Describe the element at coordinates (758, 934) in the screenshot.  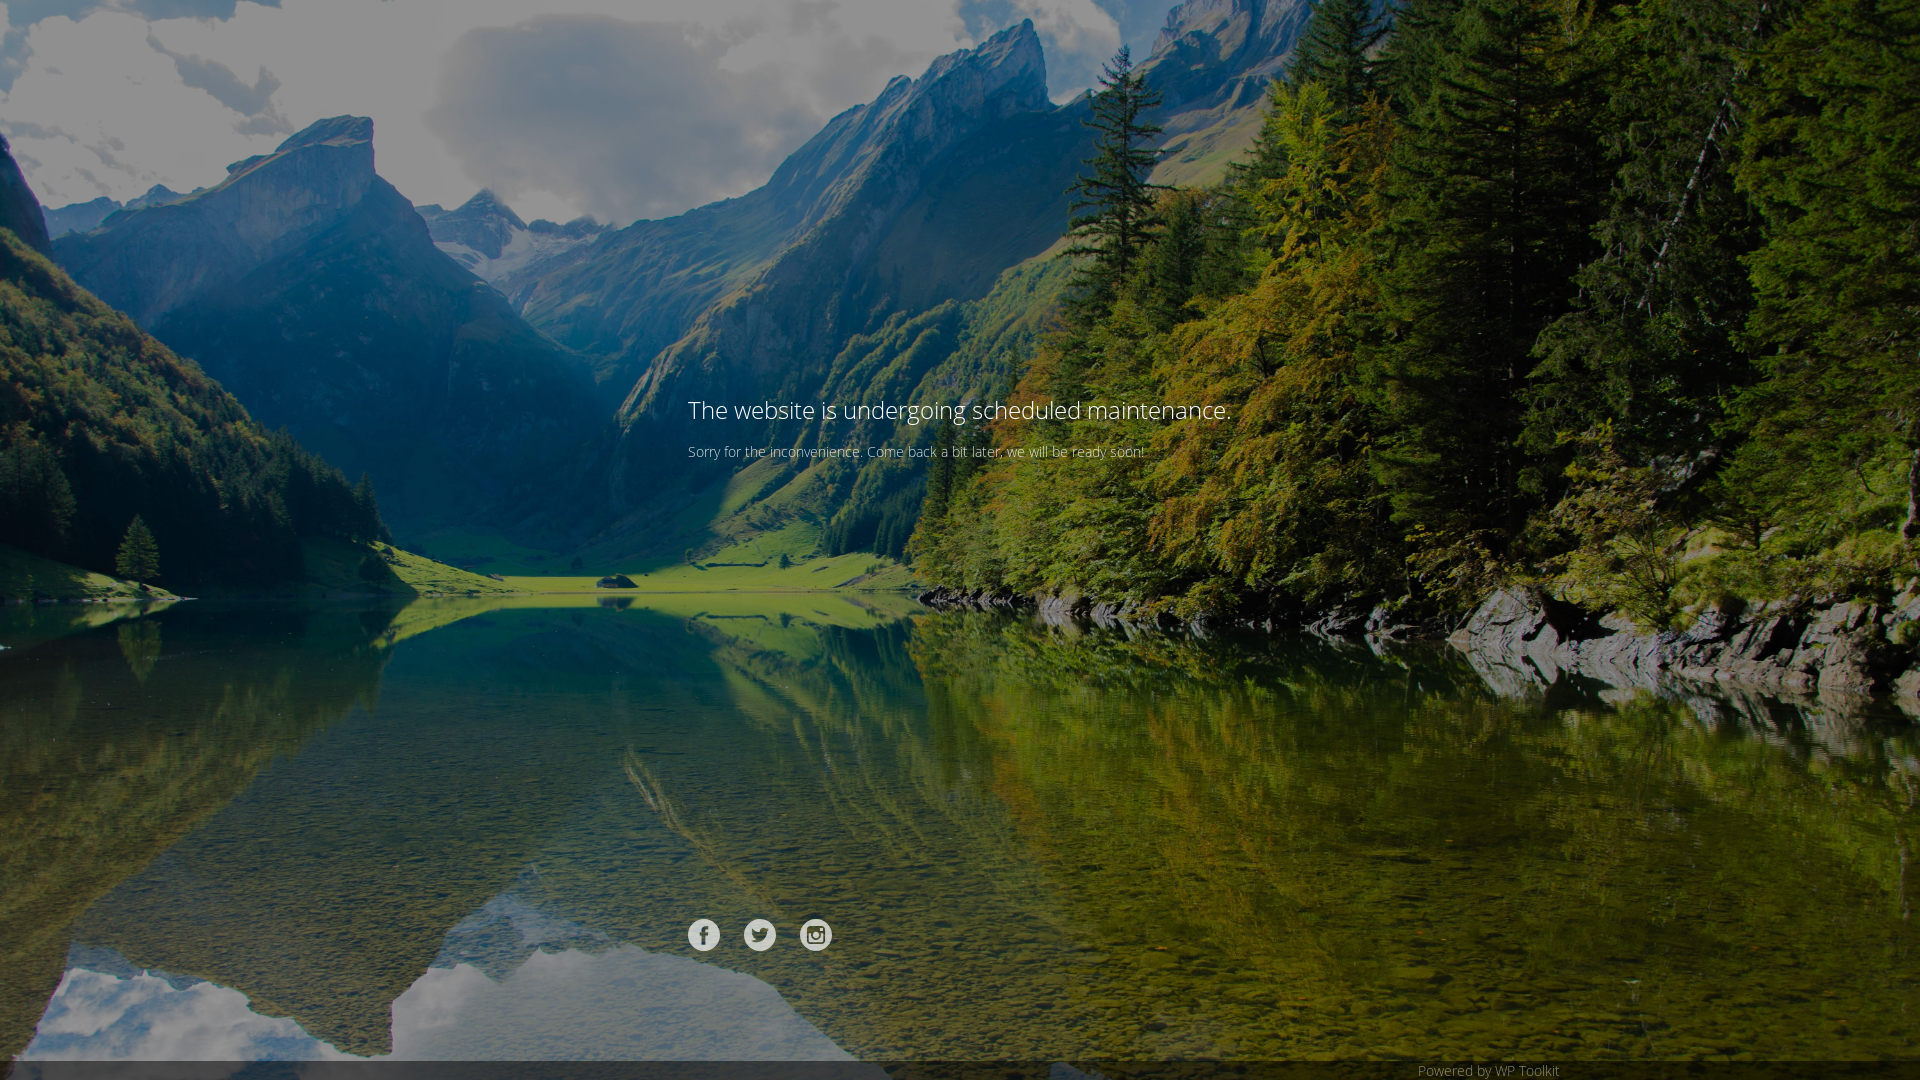
I see `'Twitter'` at that location.